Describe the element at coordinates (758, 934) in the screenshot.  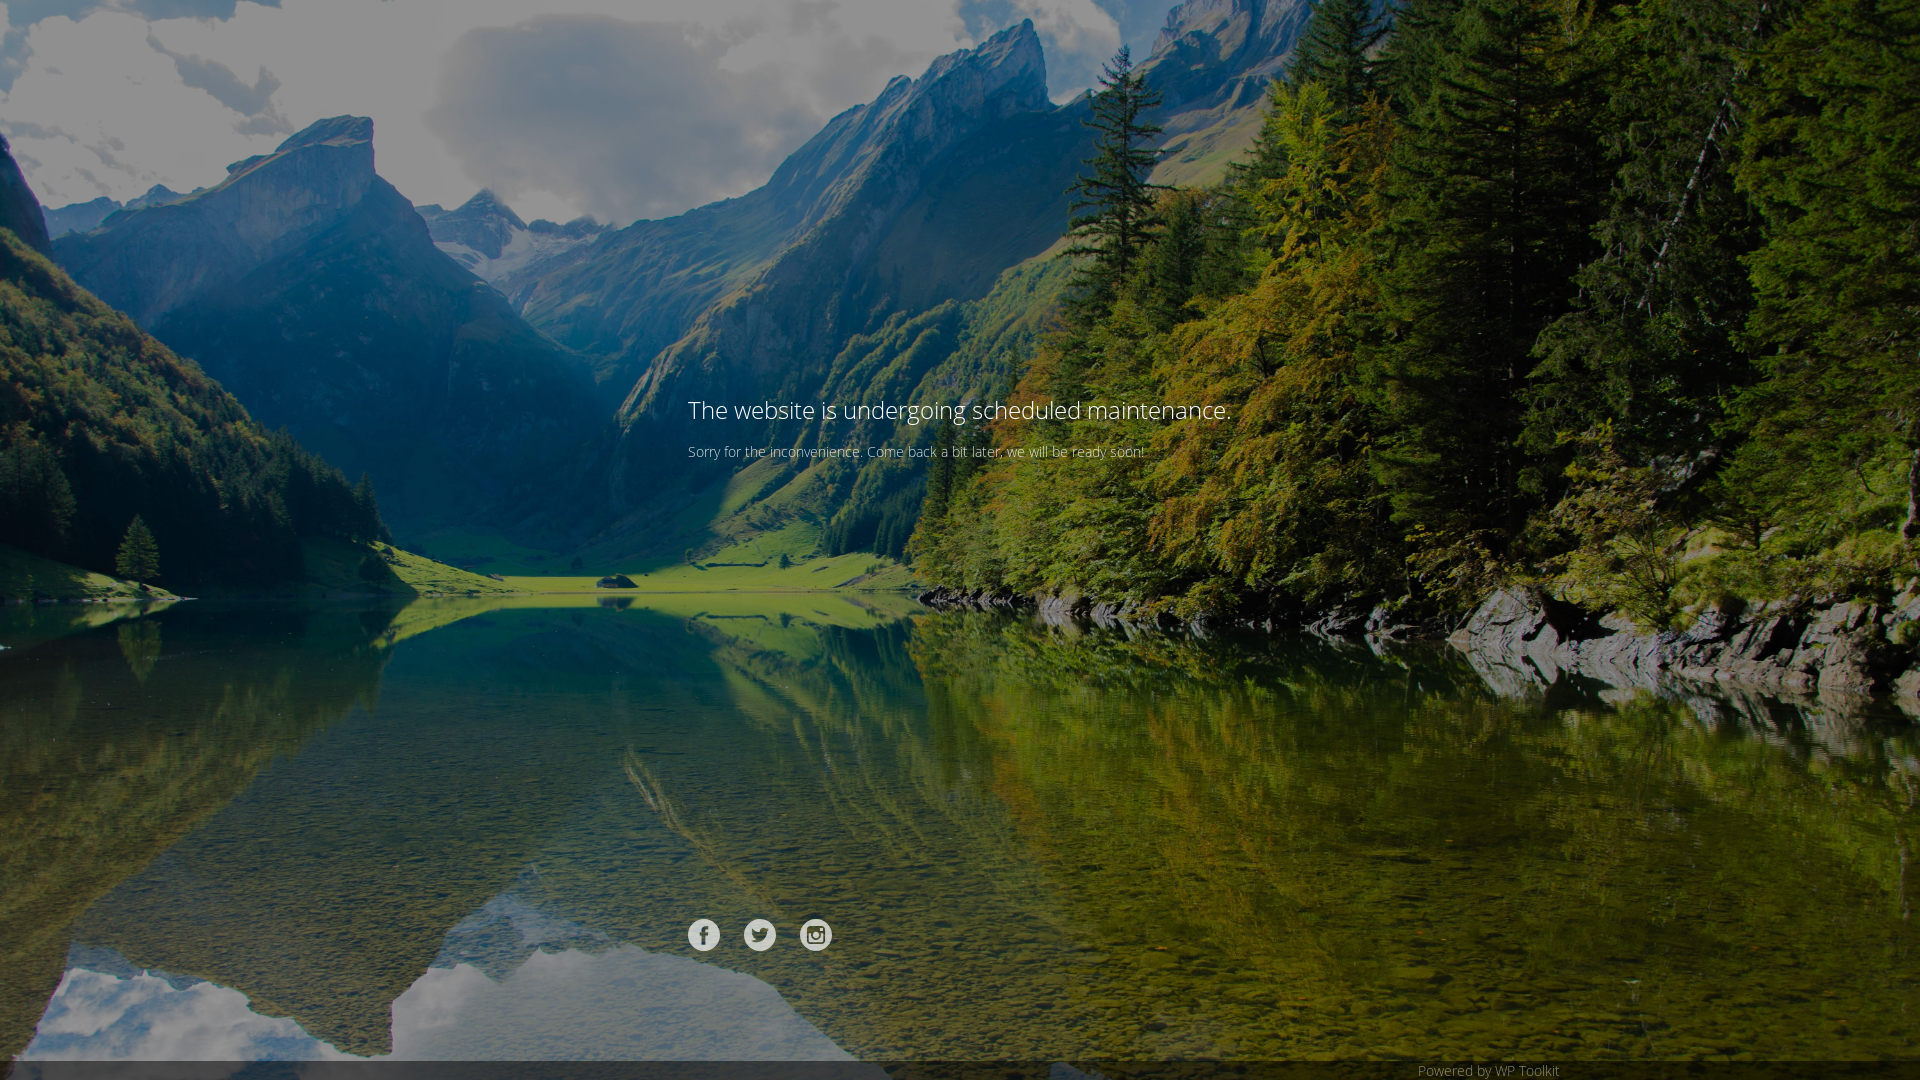
I see `'Twitter'` at that location.